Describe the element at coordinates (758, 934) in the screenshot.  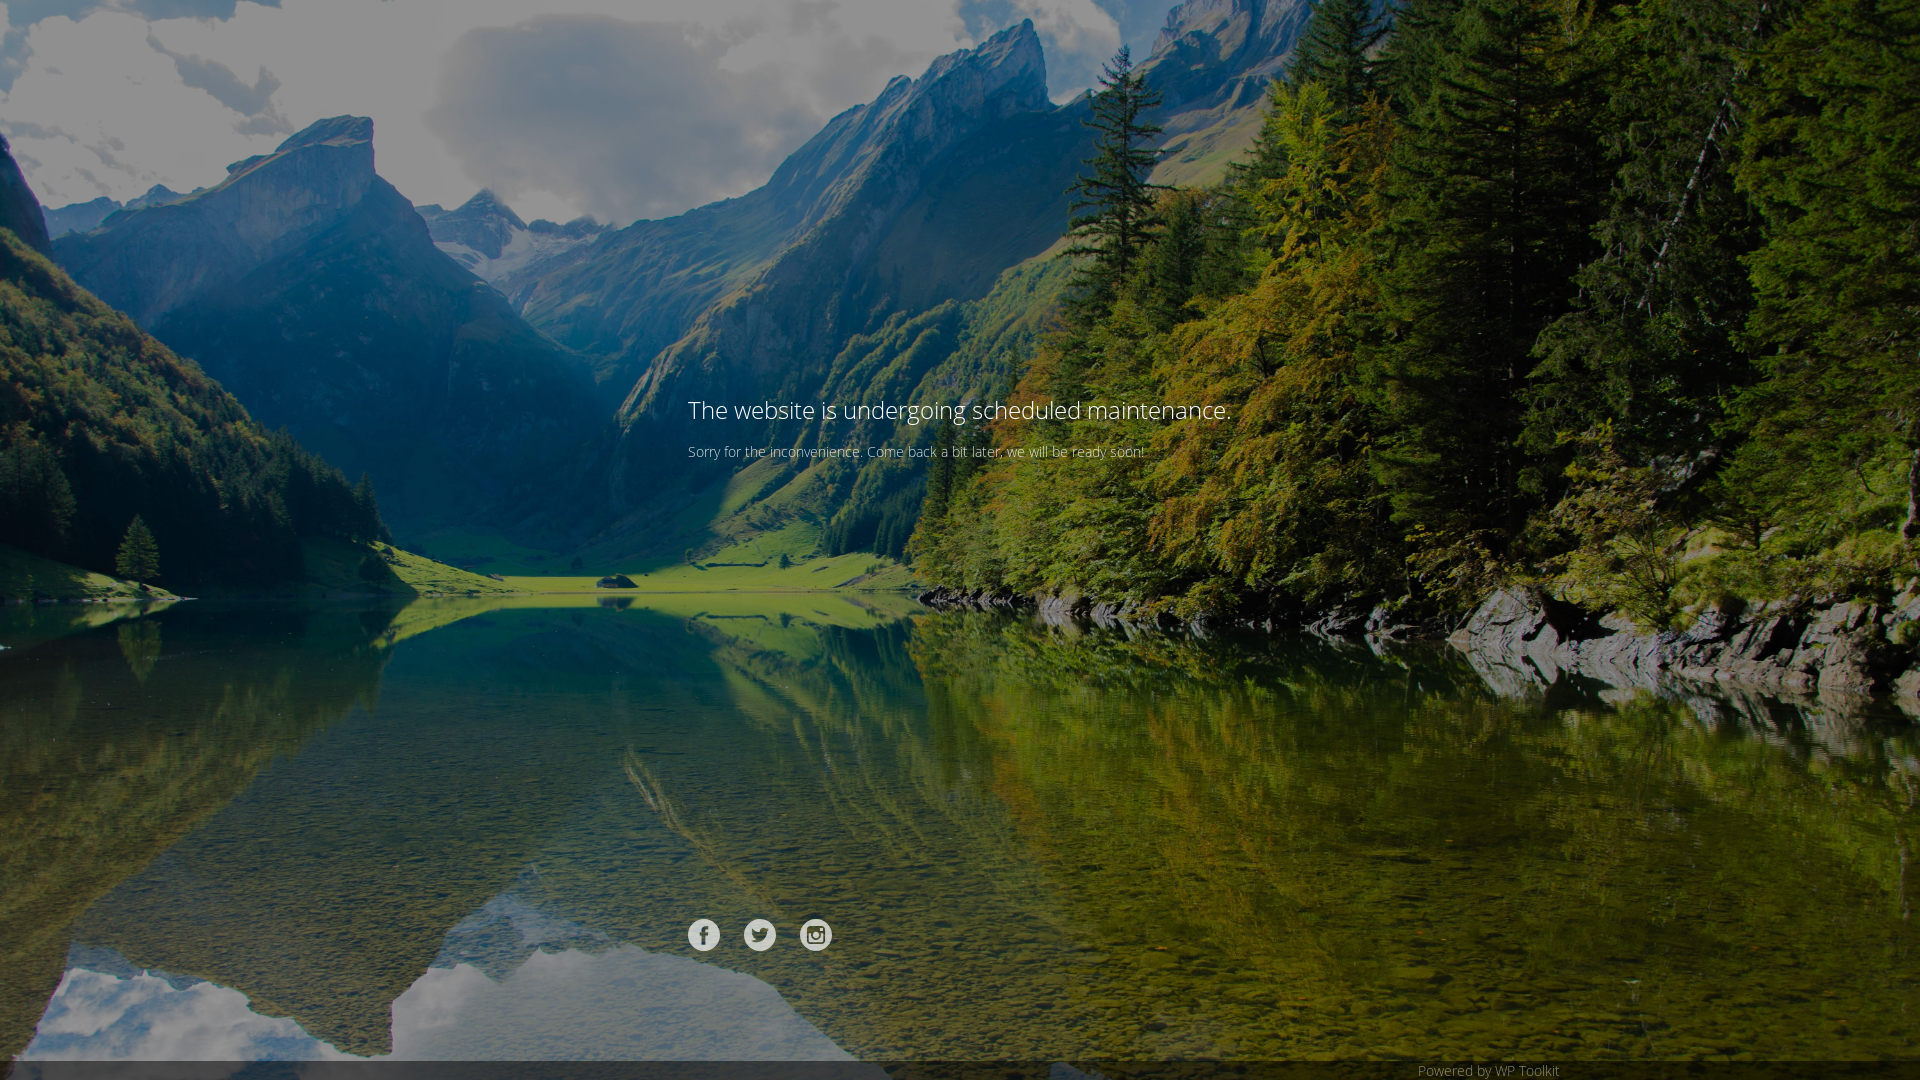
I see `'Twitter'` at that location.